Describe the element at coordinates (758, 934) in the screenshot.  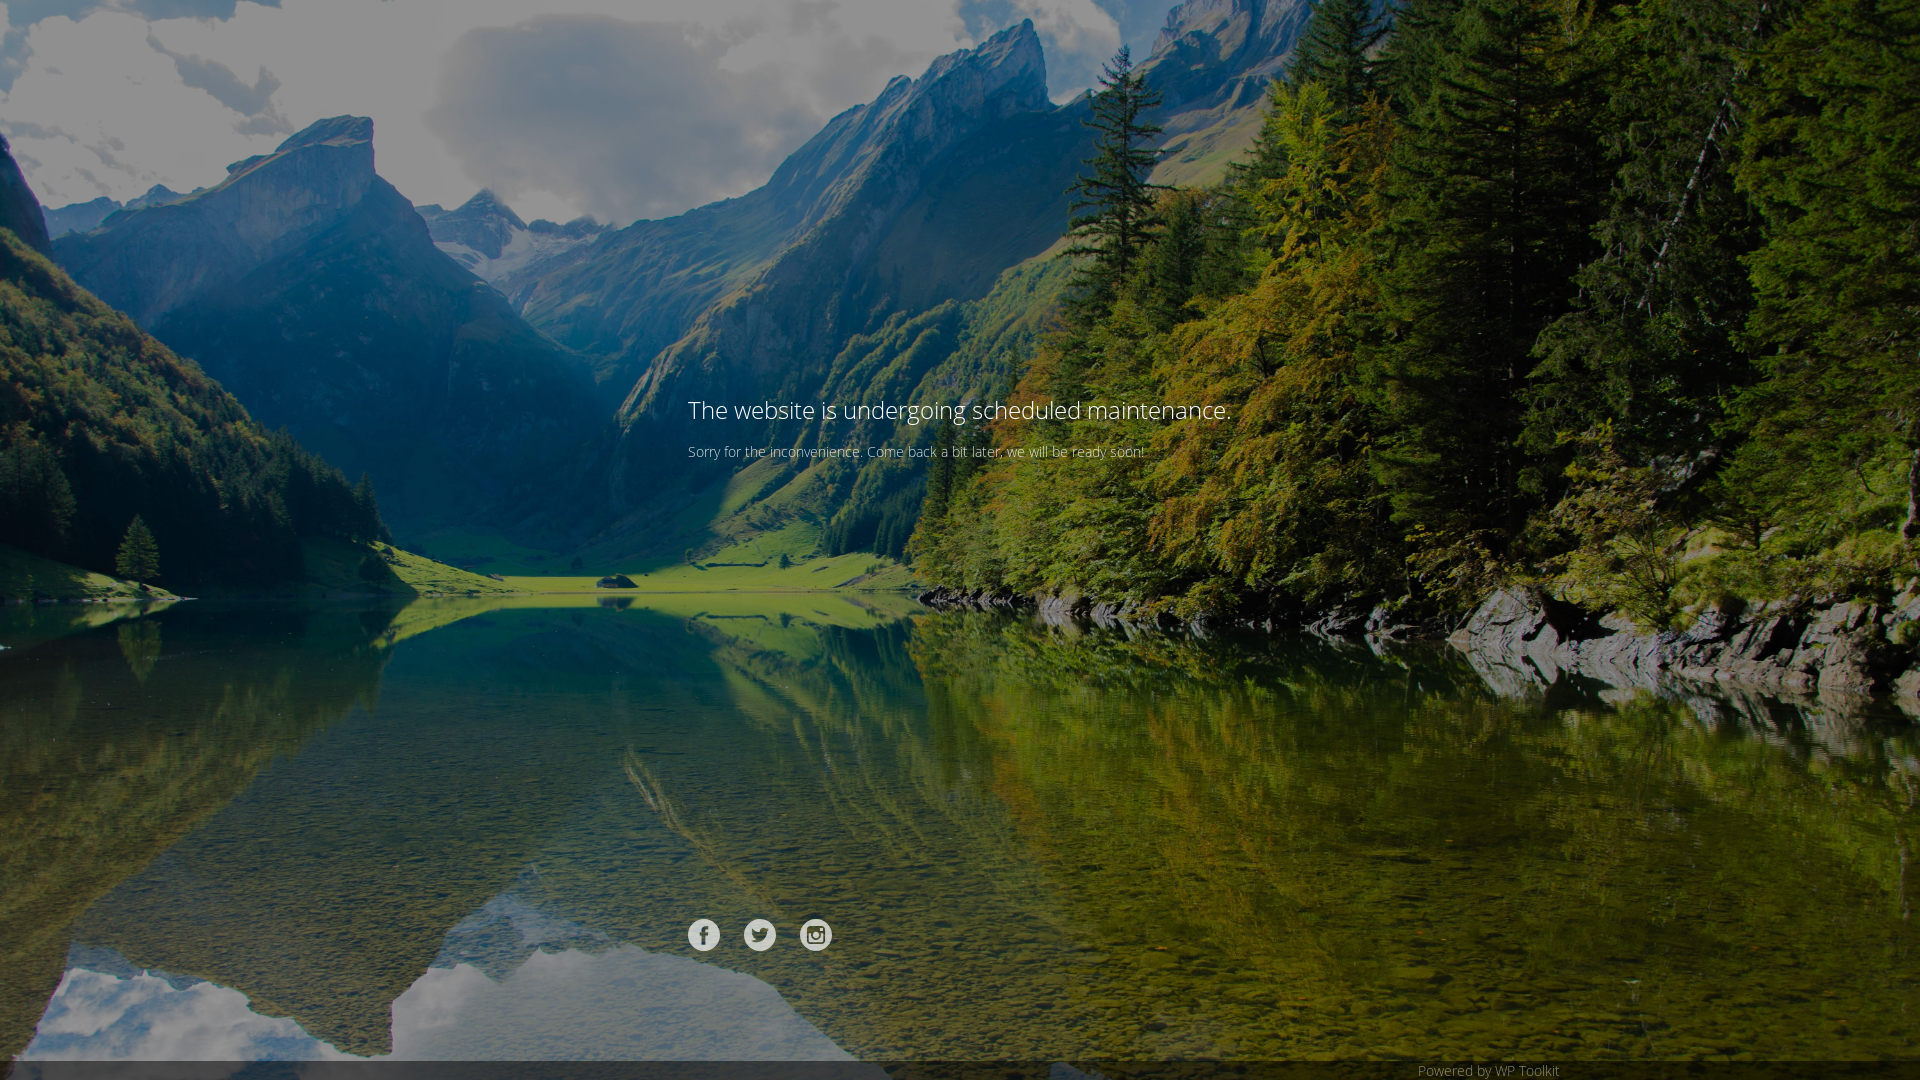
I see `'Twitter'` at that location.